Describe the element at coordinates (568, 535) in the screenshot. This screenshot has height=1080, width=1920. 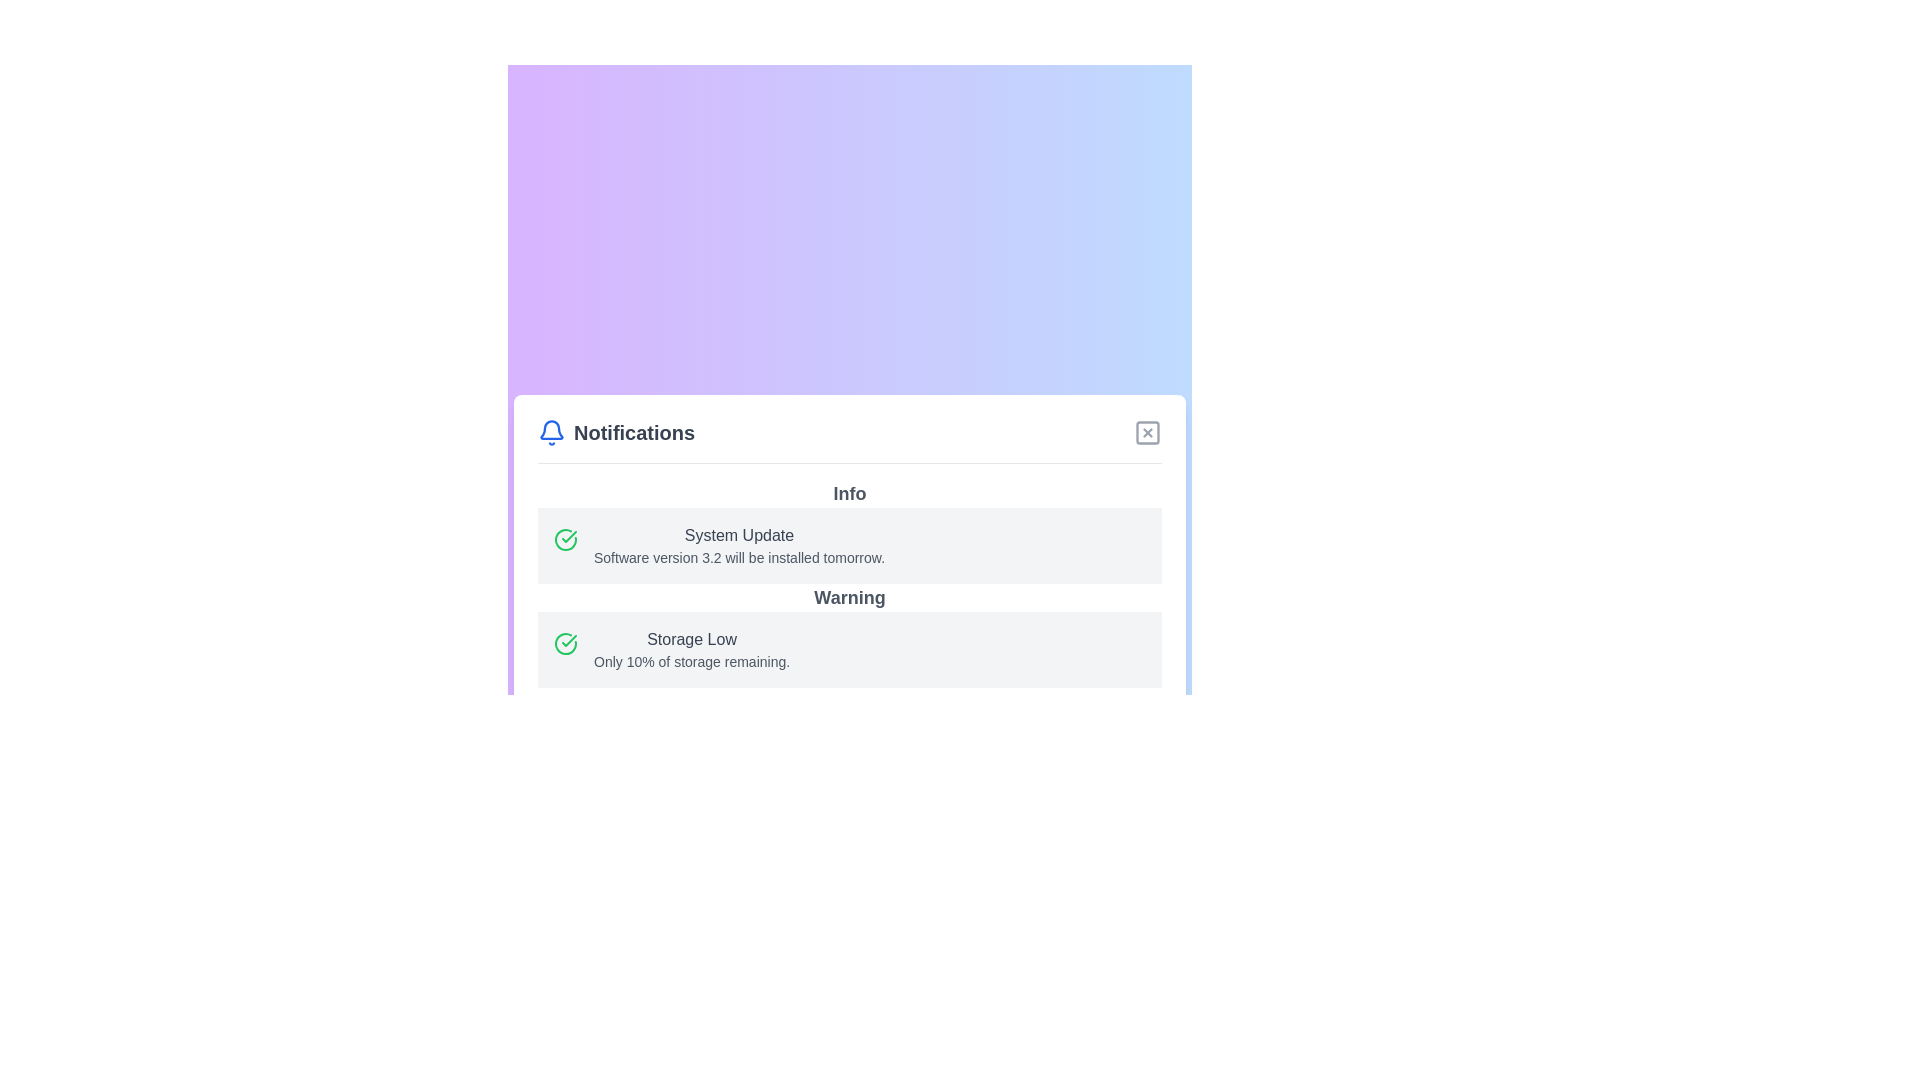
I see `the green checkmark icon adjacent to the 'Storage Low' text in the 'Warning' notification section` at that location.